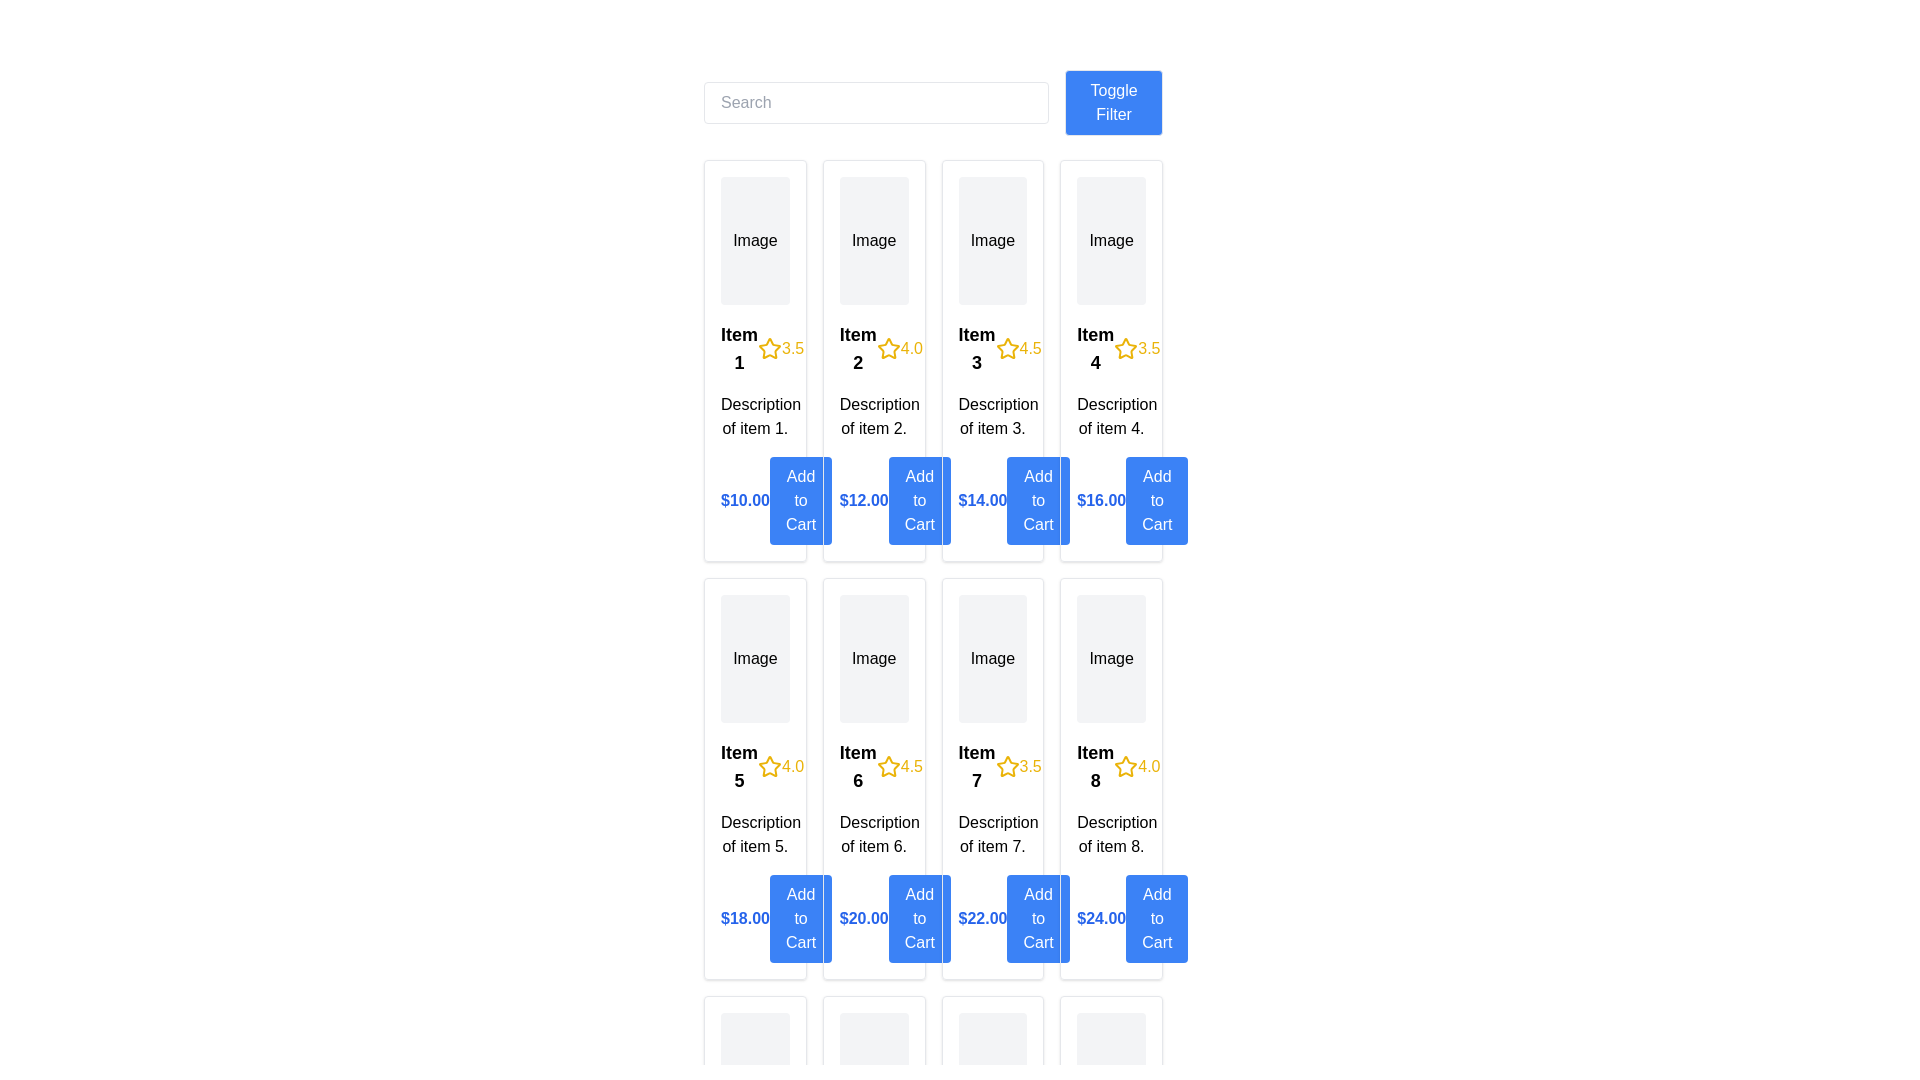  I want to click on the numeric rating indicator displaying a yellow star and the value '4.0' adjacent to 'Item 2', so click(898, 347).